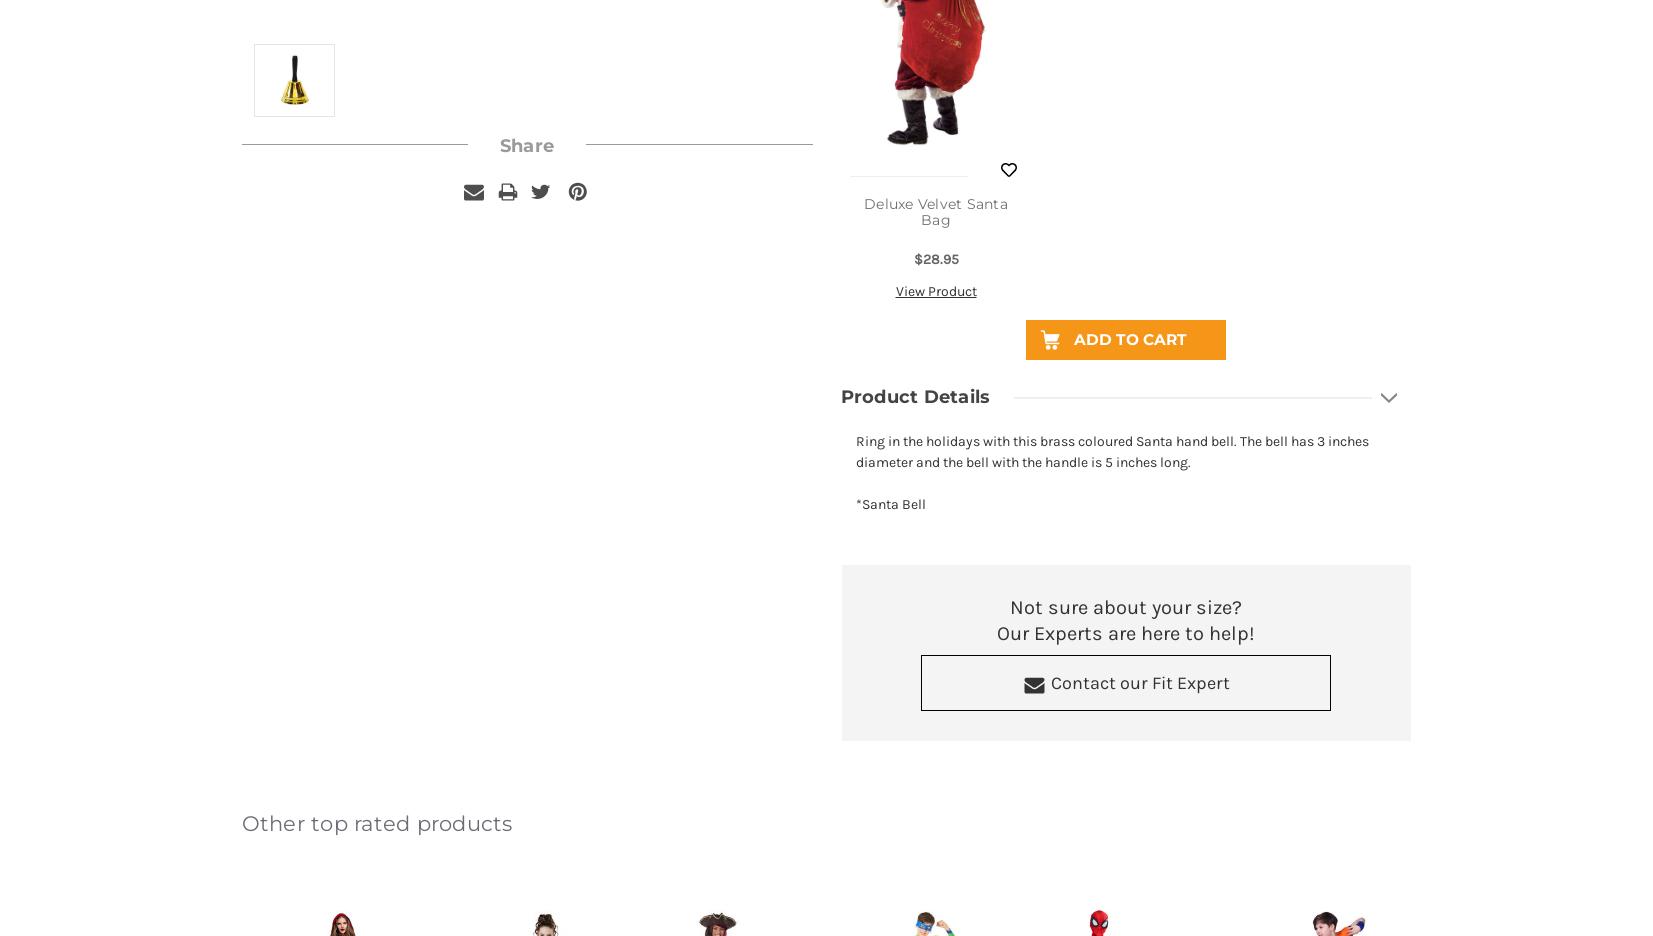 The image size is (1653, 936). Describe the element at coordinates (1138, 682) in the screenshot. I see `'Contact our Fit Expert'` at that location.